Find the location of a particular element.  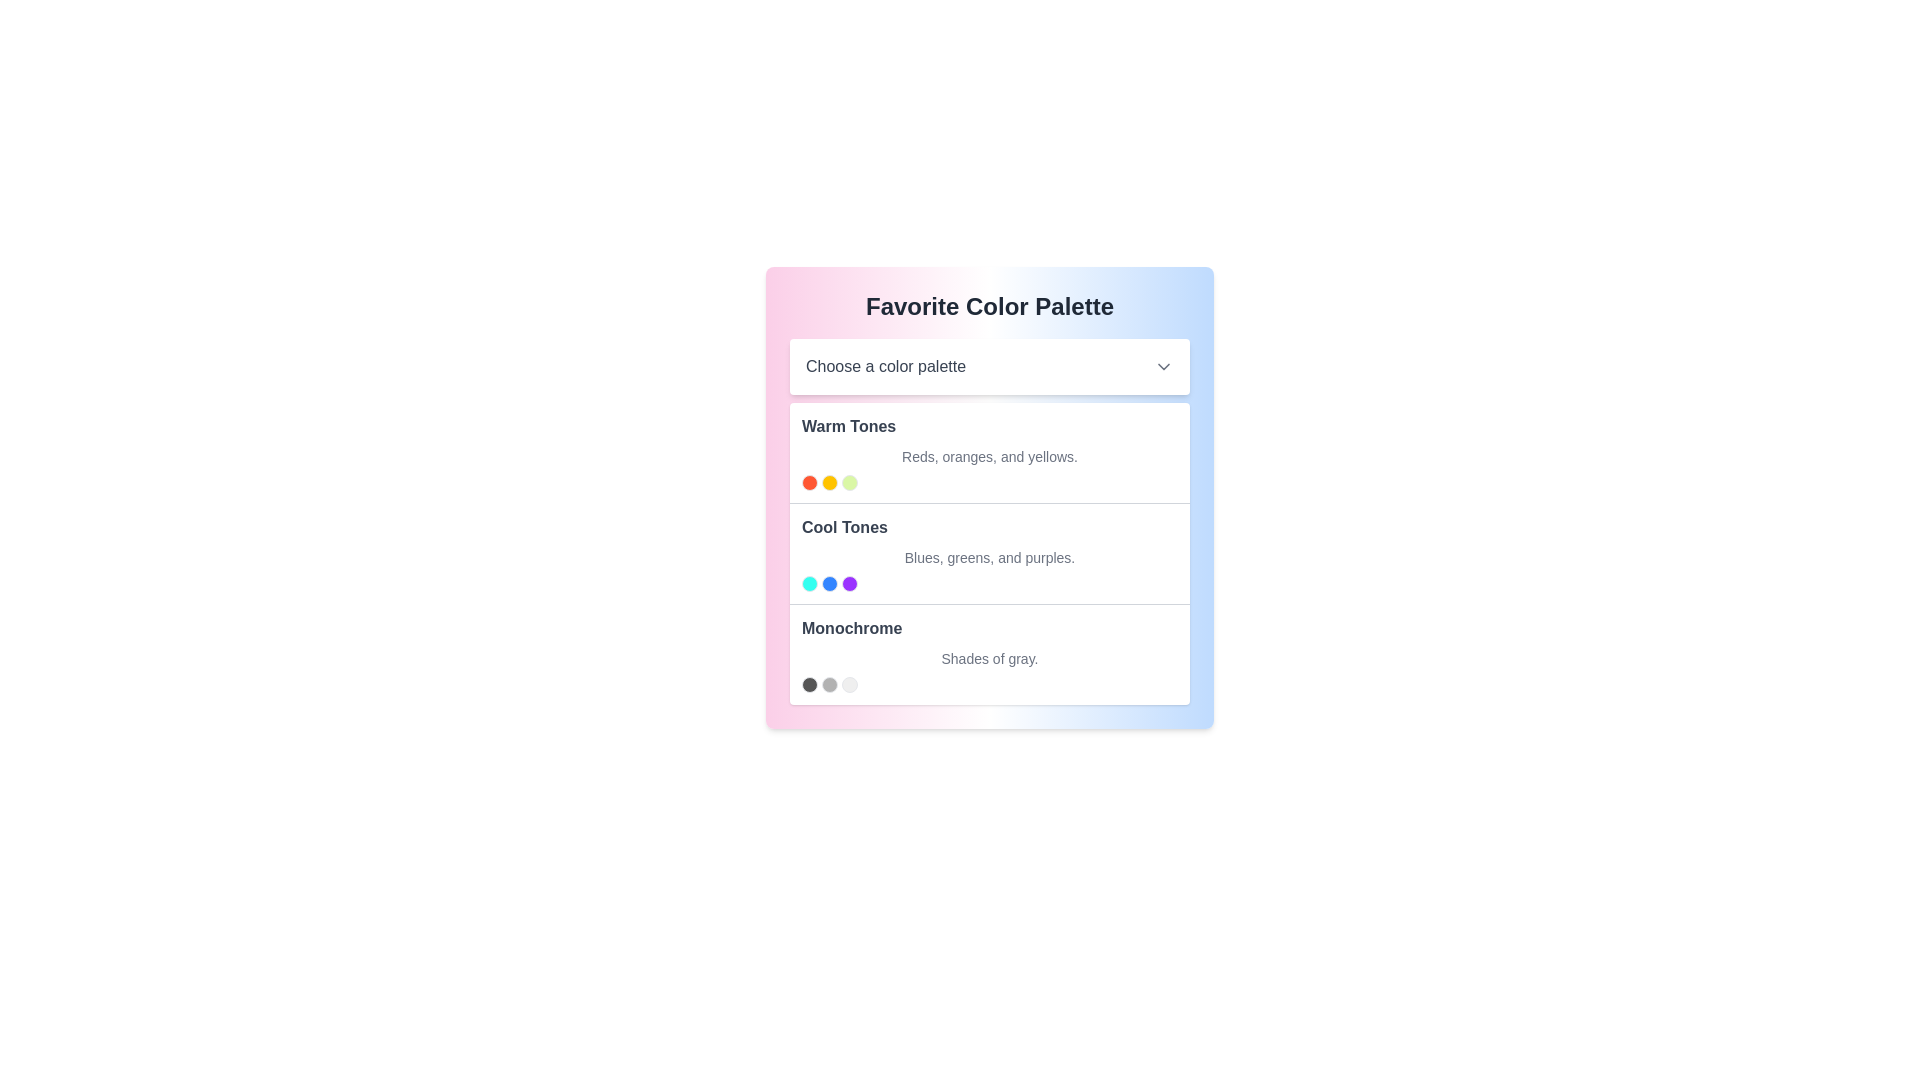

the descriptive text element that provides details about the 'Warm Tones' color palette, which consists of reds, oranges, and yellows is located at coordinates (989, 456).